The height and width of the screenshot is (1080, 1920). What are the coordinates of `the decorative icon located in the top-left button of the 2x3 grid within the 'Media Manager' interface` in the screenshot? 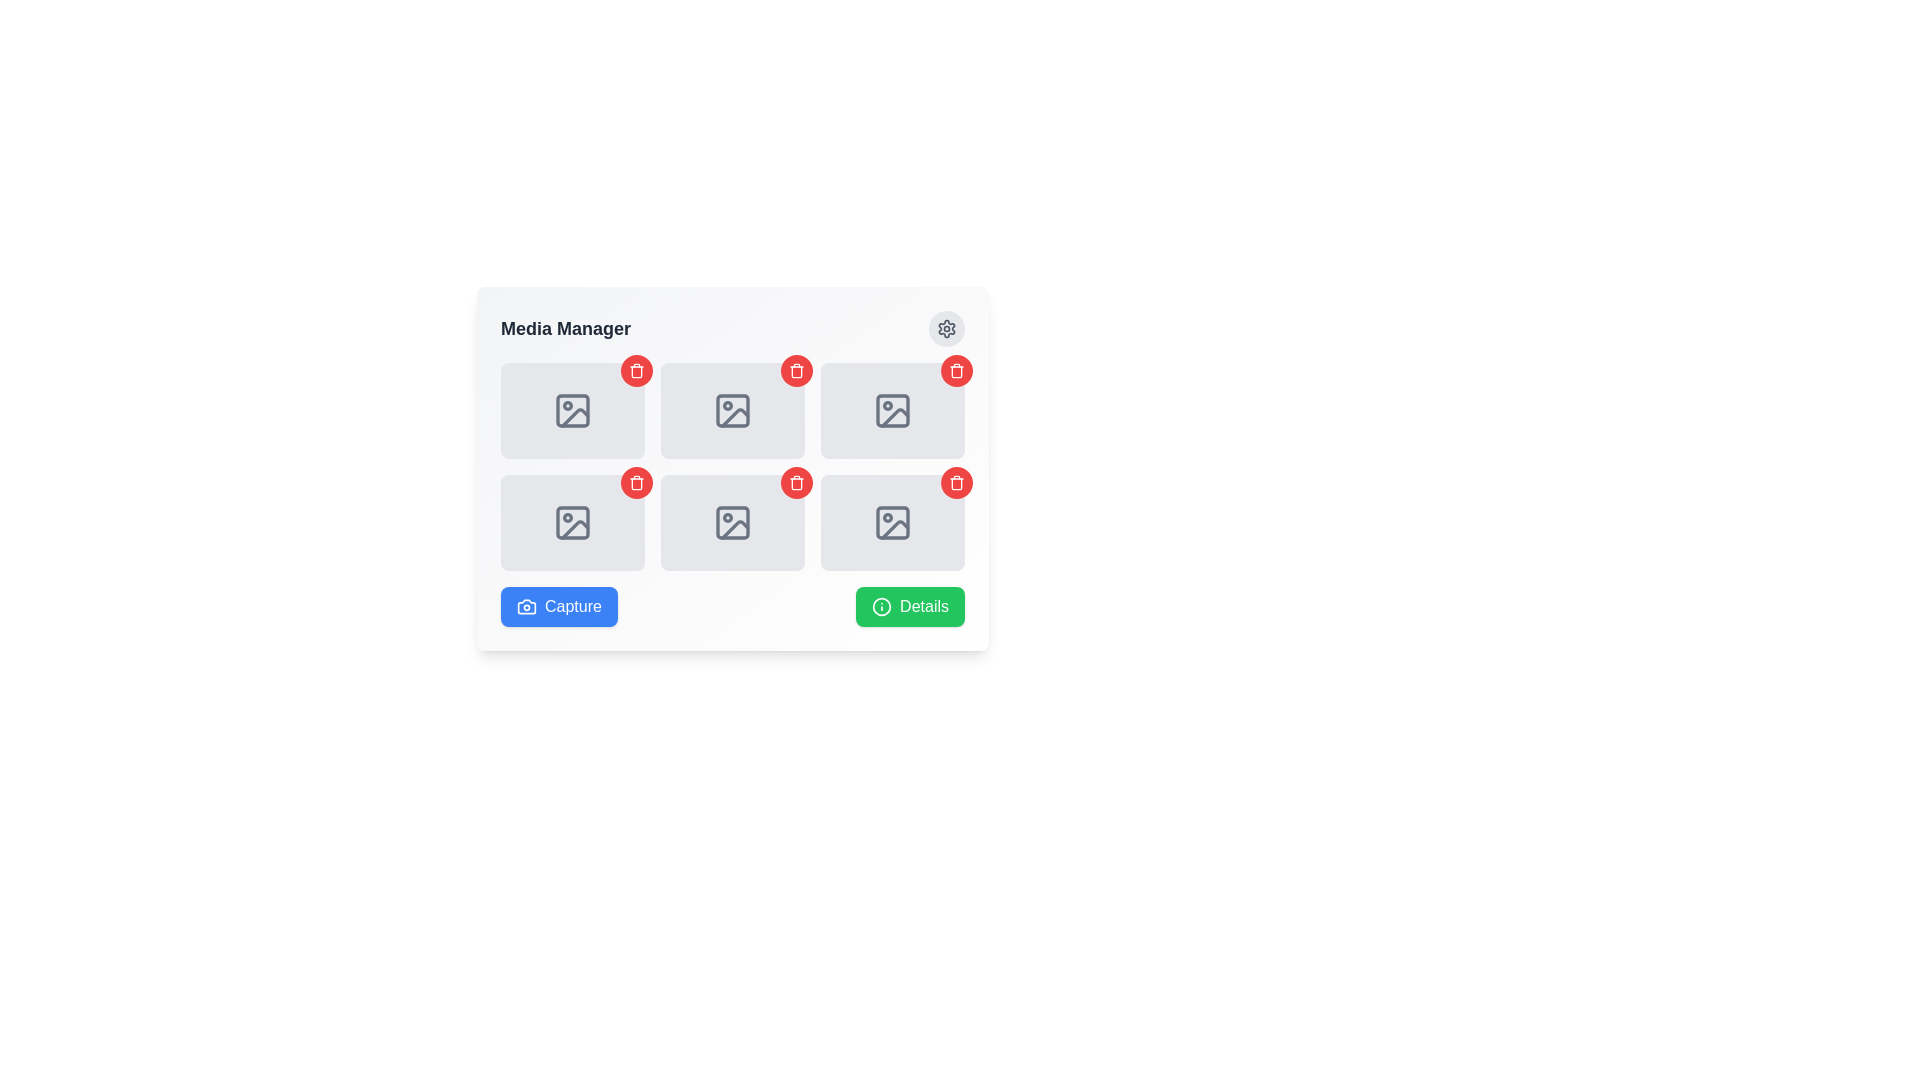 It's located at (571, 410).